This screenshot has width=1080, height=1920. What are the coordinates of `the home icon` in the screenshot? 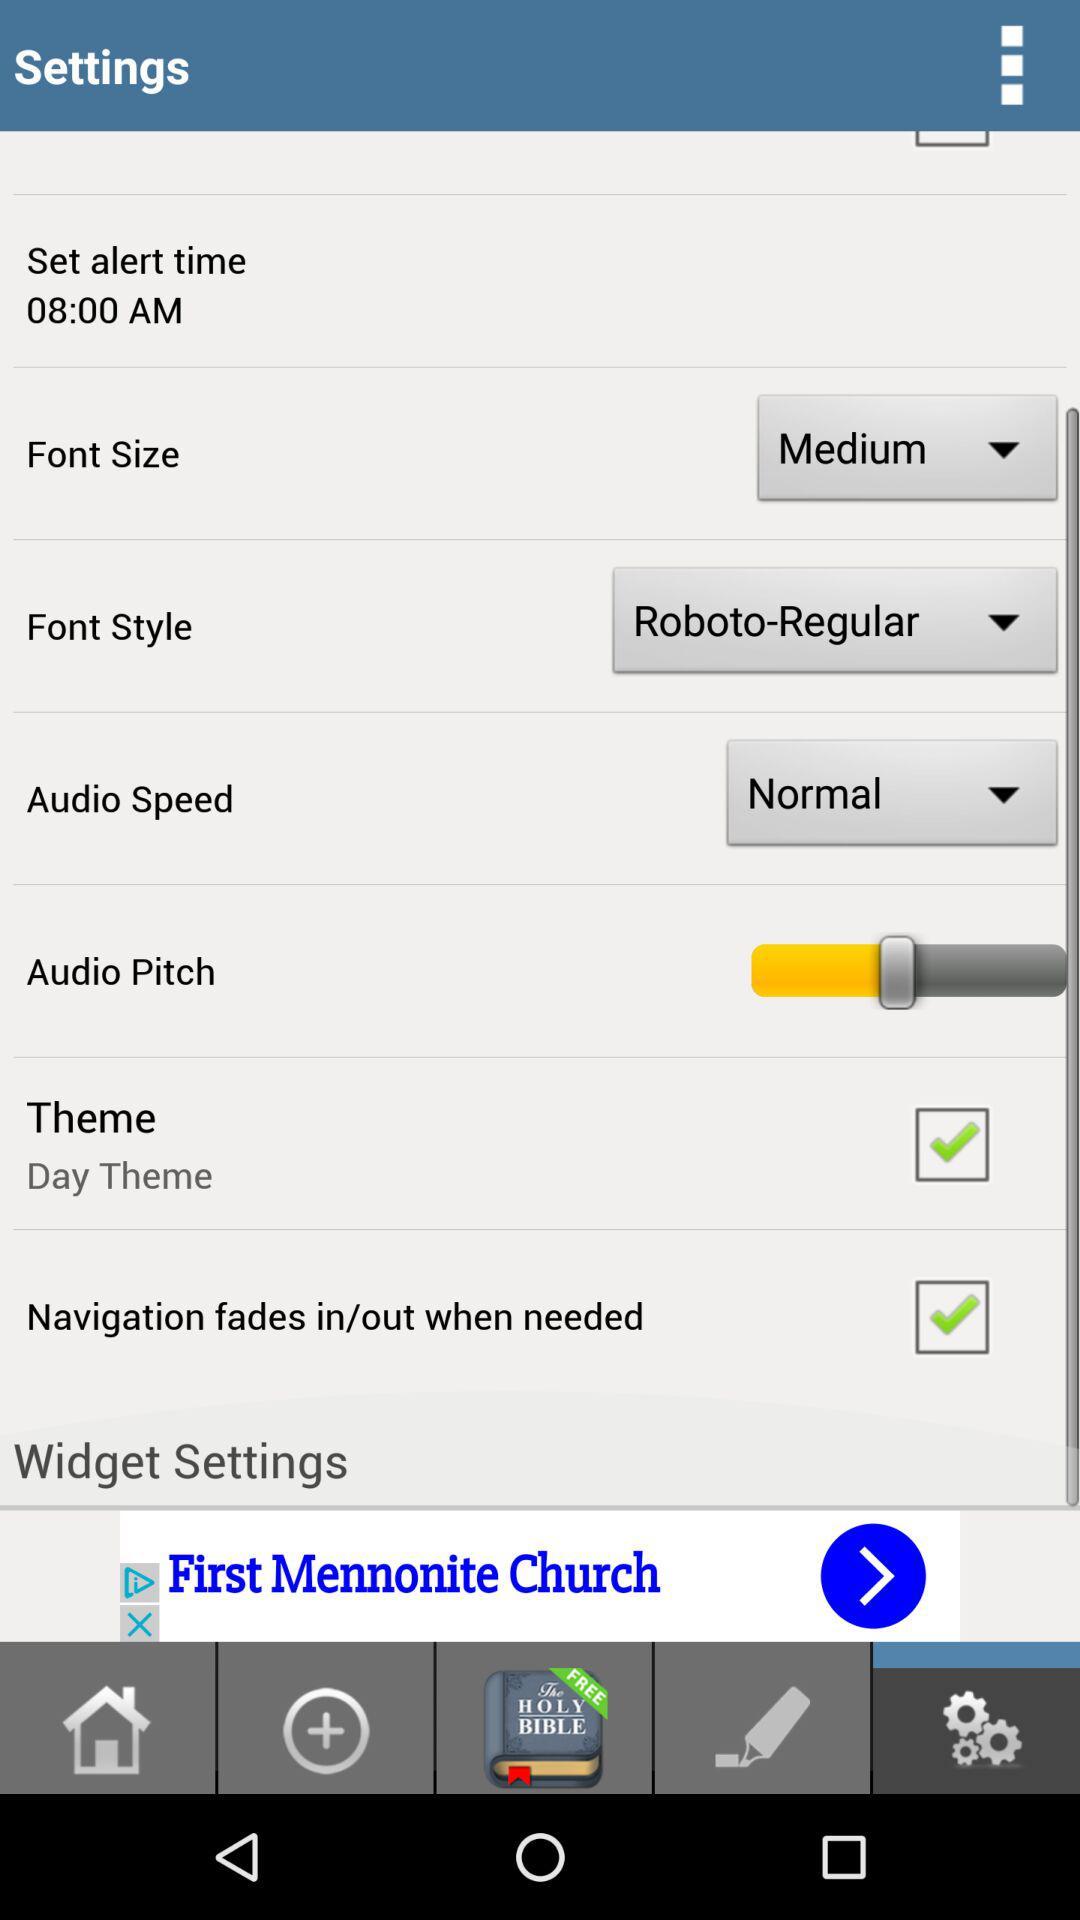 It's located at (107, 1851).